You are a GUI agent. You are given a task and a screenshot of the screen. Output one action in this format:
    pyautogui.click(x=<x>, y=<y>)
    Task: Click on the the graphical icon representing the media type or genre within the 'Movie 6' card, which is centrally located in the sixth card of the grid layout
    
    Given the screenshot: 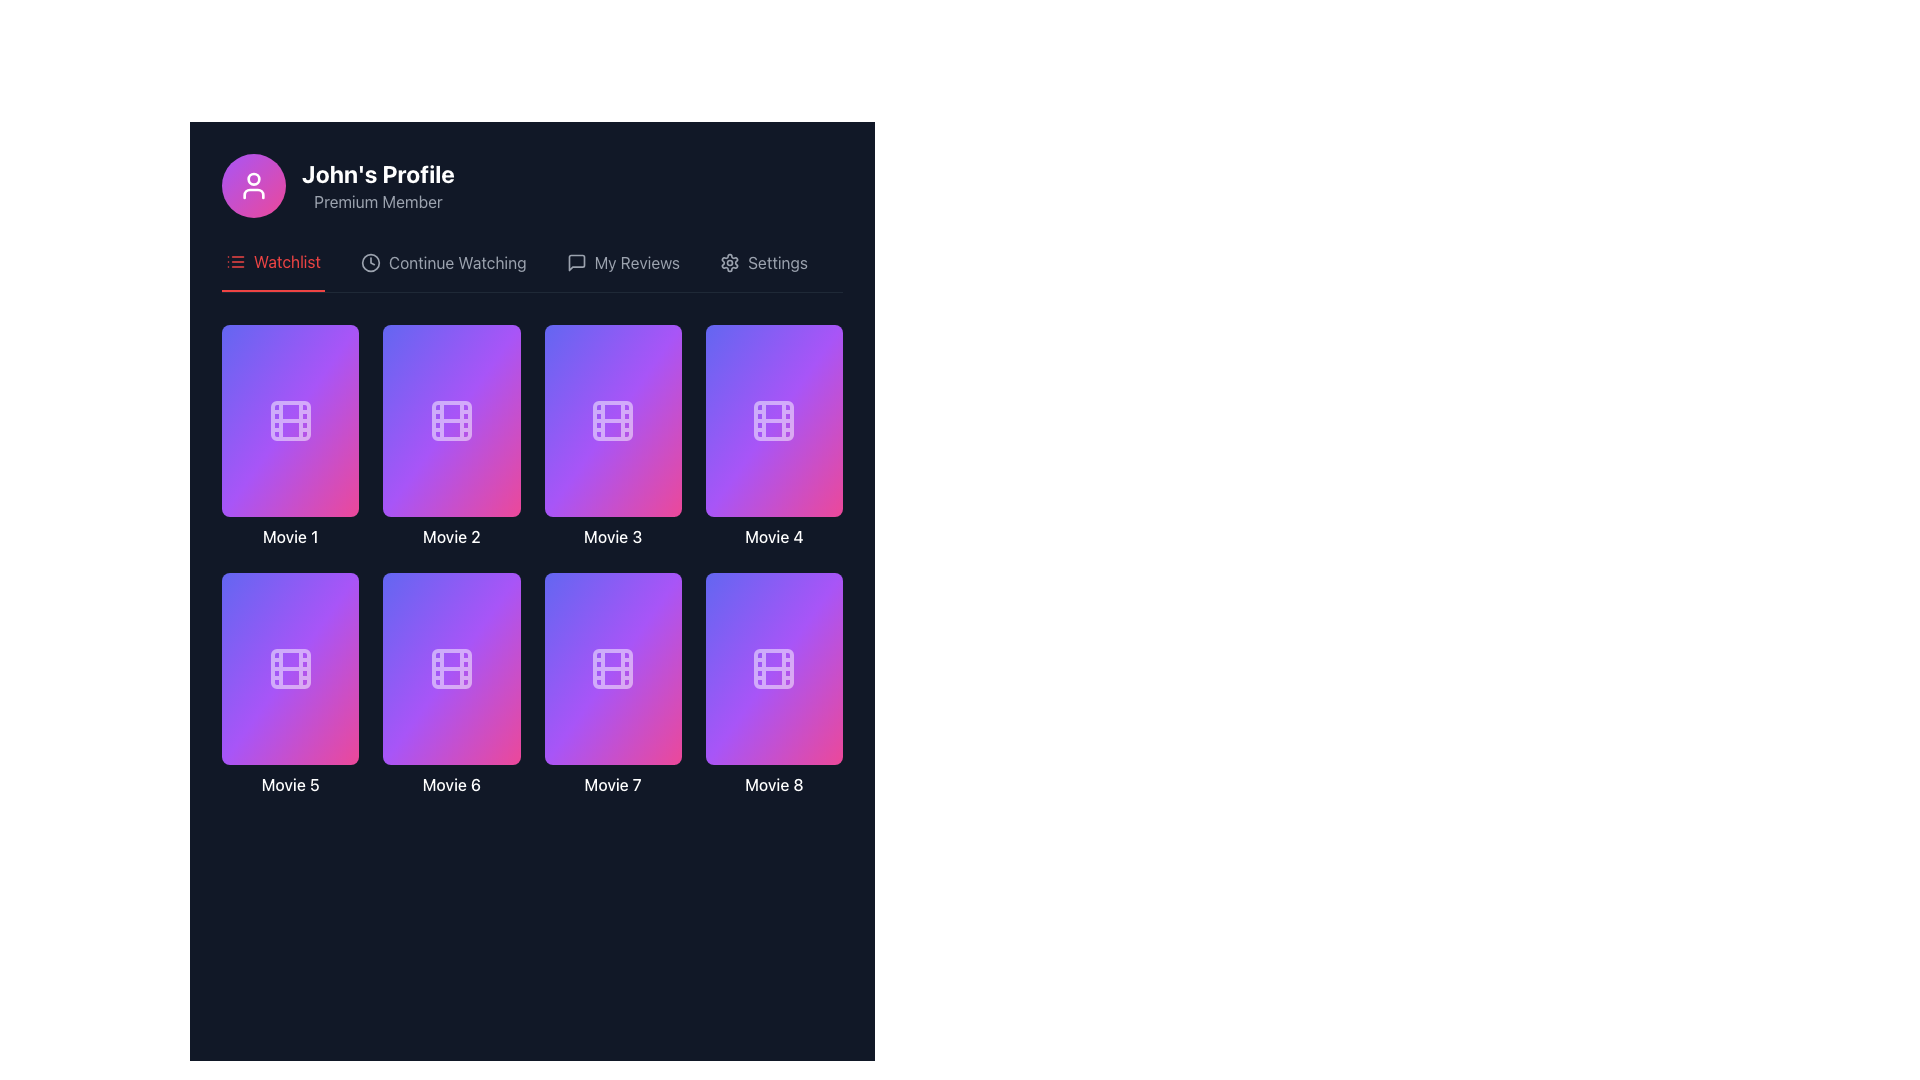 What is the action you would take?
    pyautogui.click(x=450, y=668)
    